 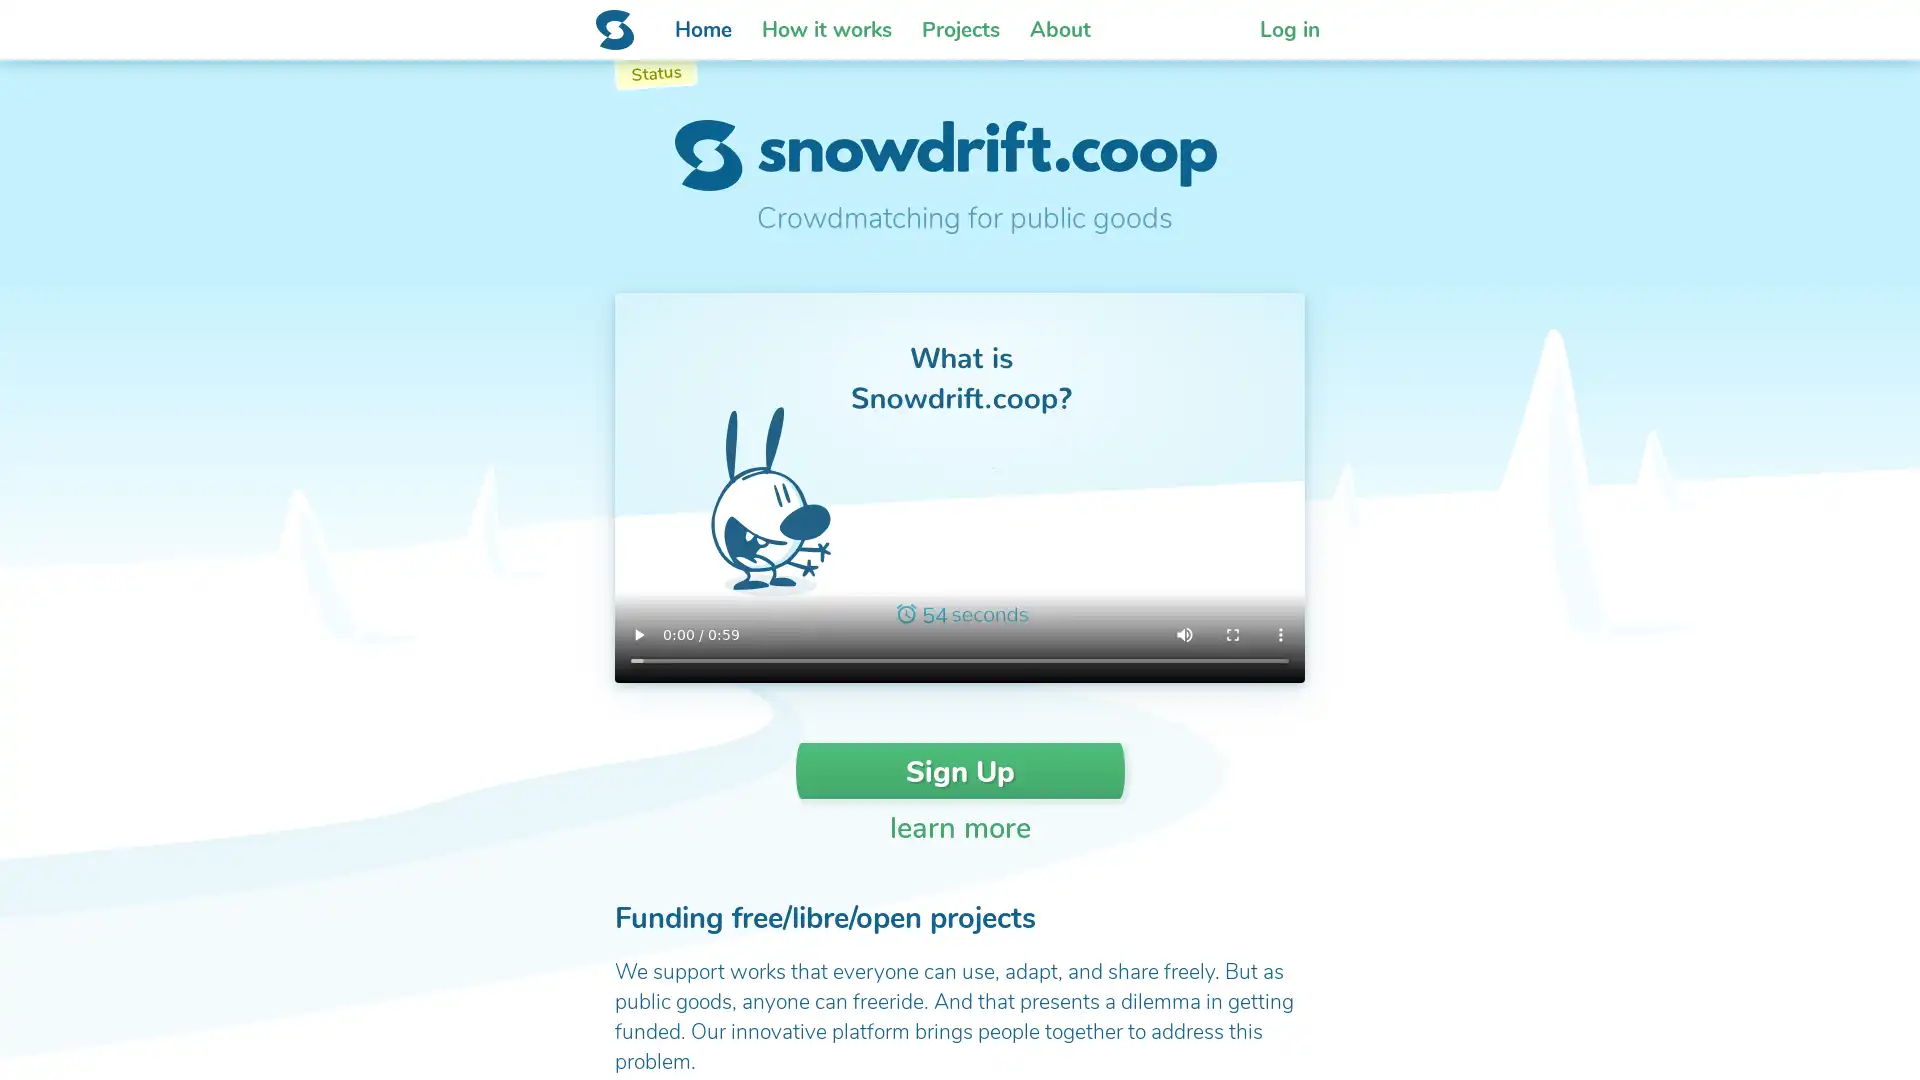 What do you see at coordinates (1185, 635) in the screenshot?
I see `mute` at bounding box center [1185, 635].